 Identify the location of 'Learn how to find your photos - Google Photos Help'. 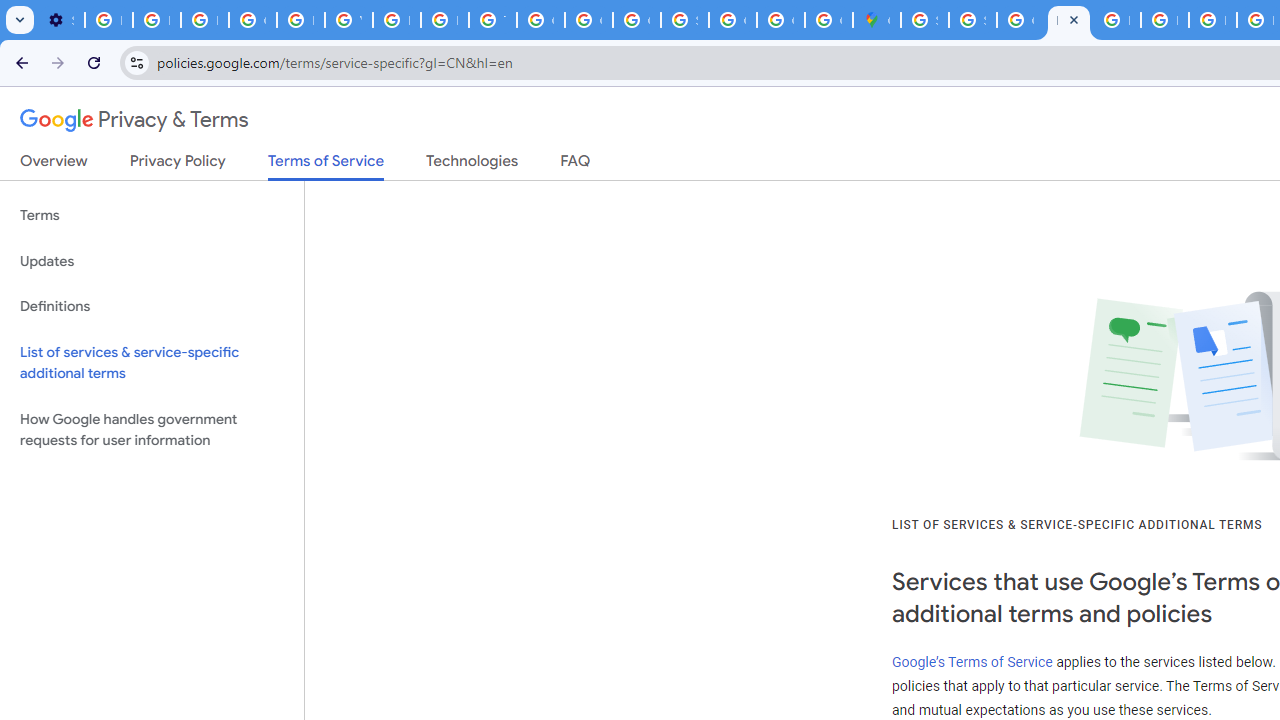
(155, 20).